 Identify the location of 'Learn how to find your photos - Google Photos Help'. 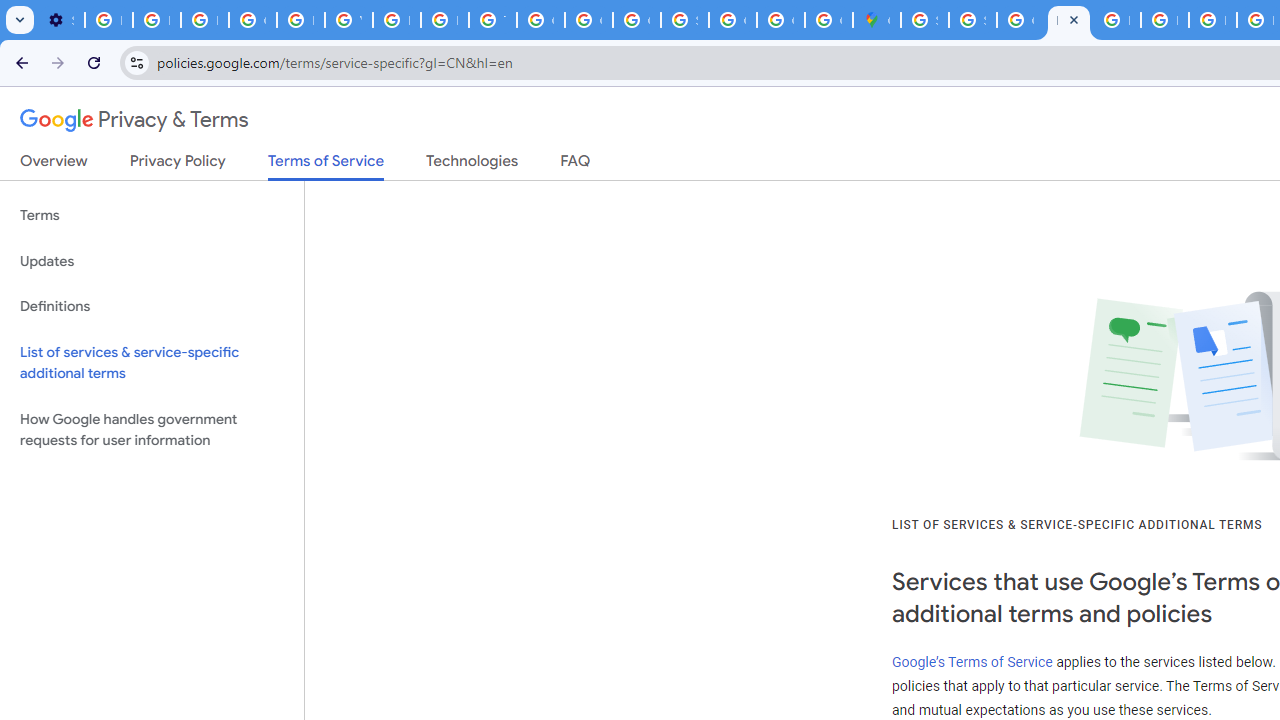
(155, 20).